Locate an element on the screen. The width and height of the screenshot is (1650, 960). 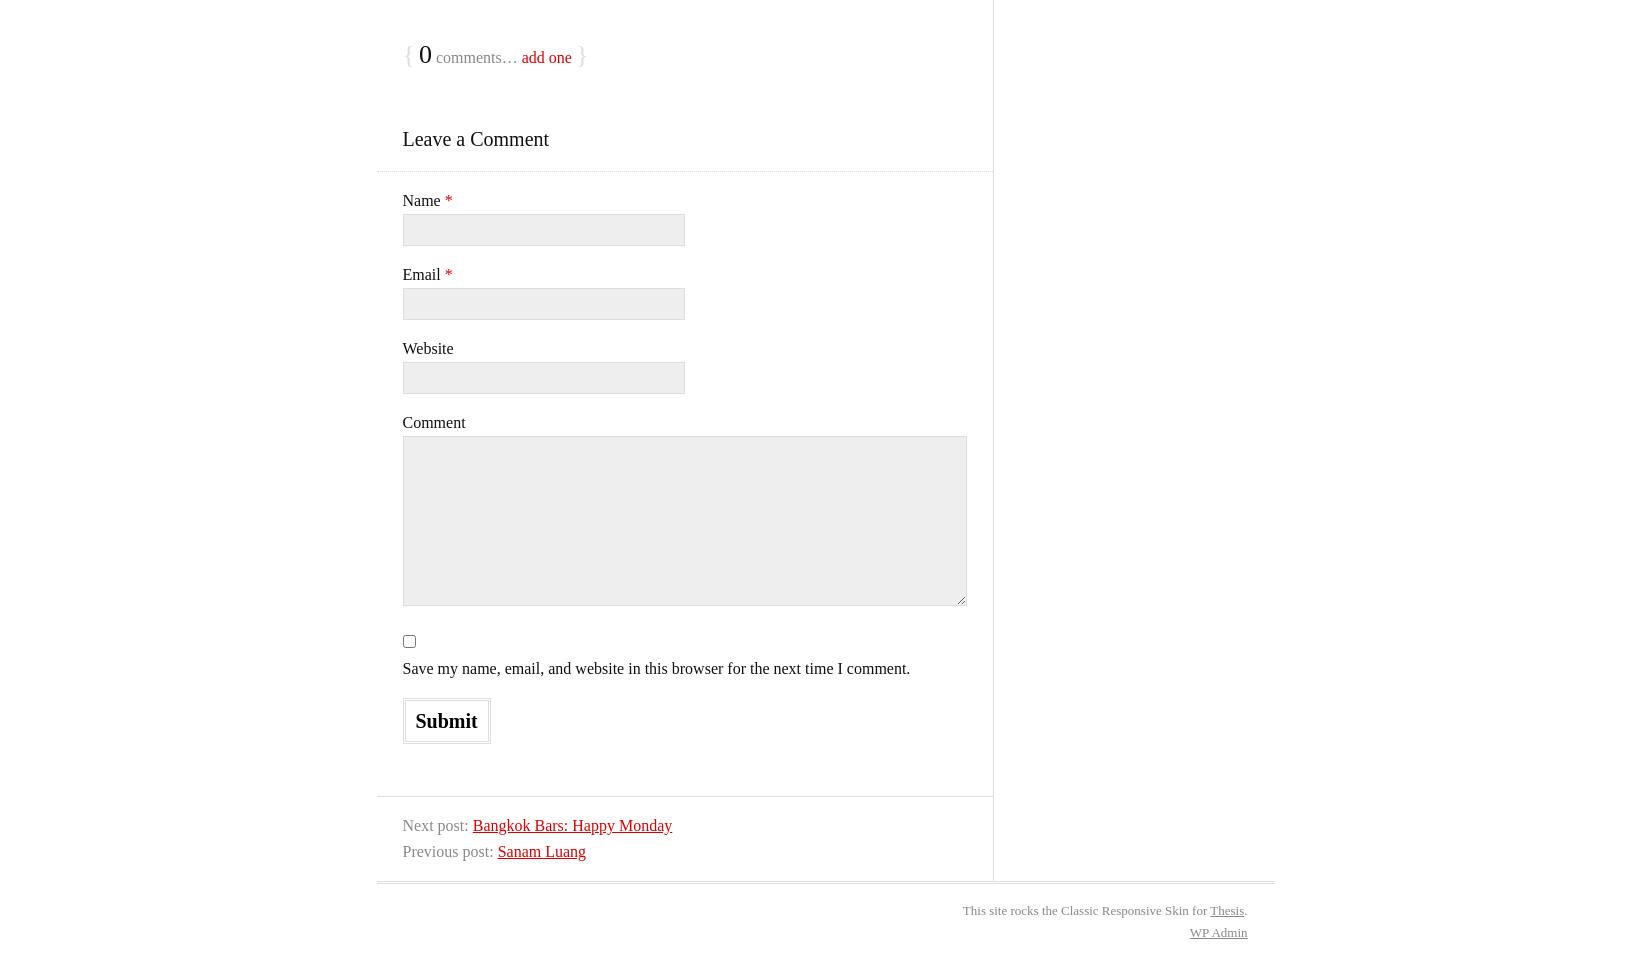
'add one' is located at coordinates (544, 56).